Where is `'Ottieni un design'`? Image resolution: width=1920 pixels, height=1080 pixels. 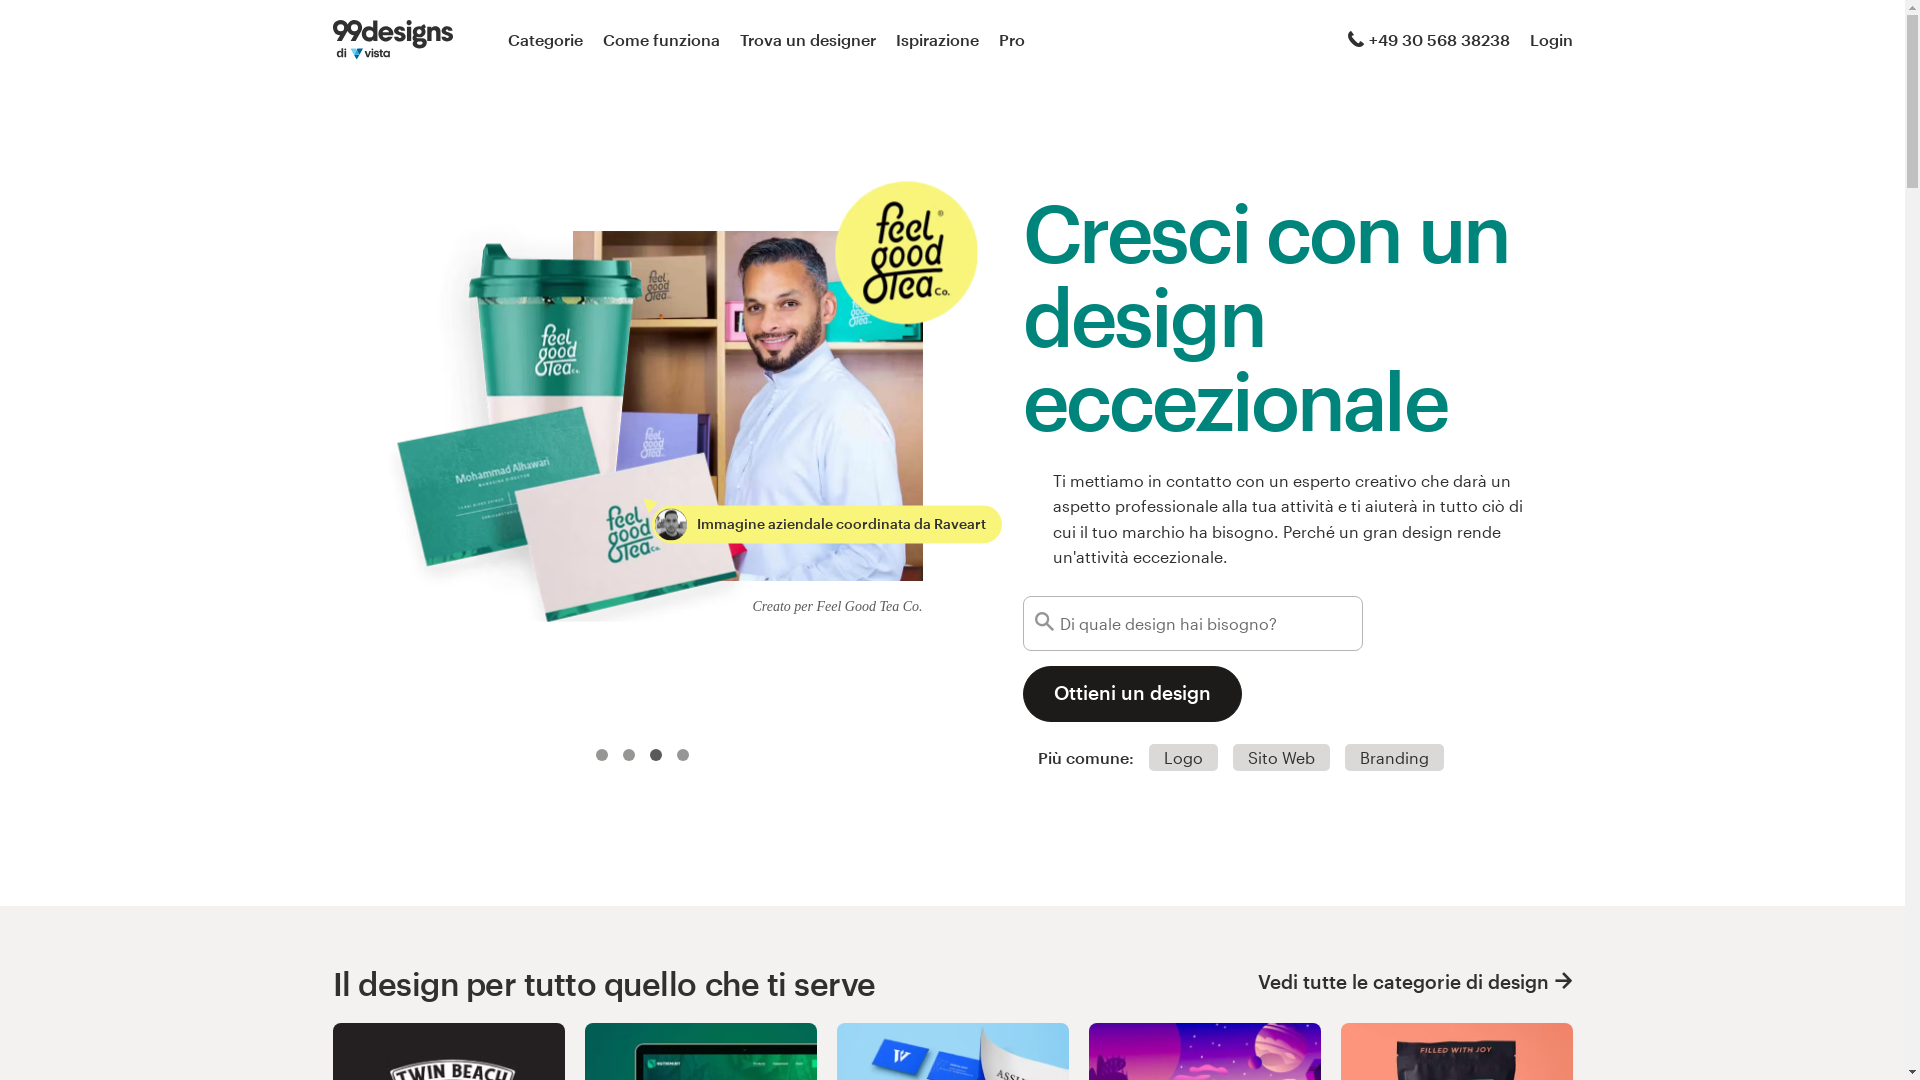 'Ottieni un design' is located at coordinates (1131, 693).